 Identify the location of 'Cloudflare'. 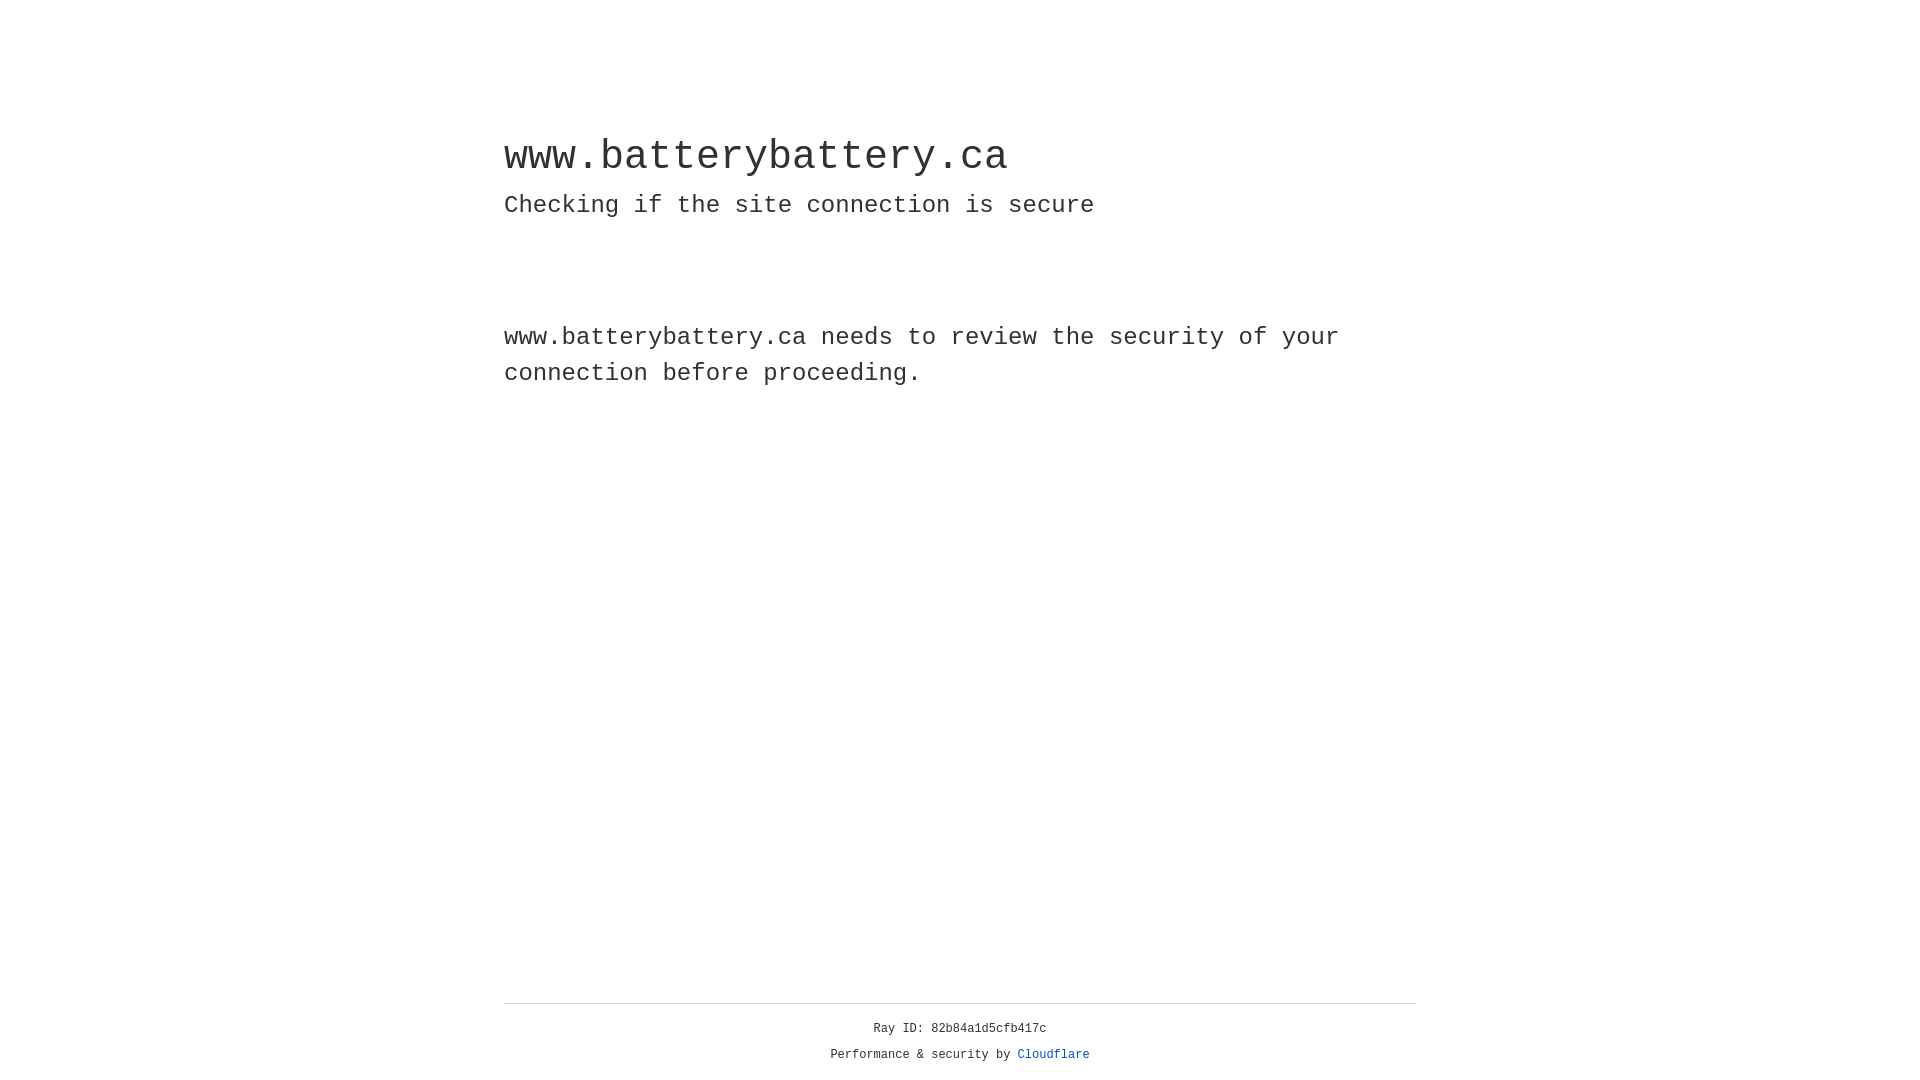
(1017, 1054).